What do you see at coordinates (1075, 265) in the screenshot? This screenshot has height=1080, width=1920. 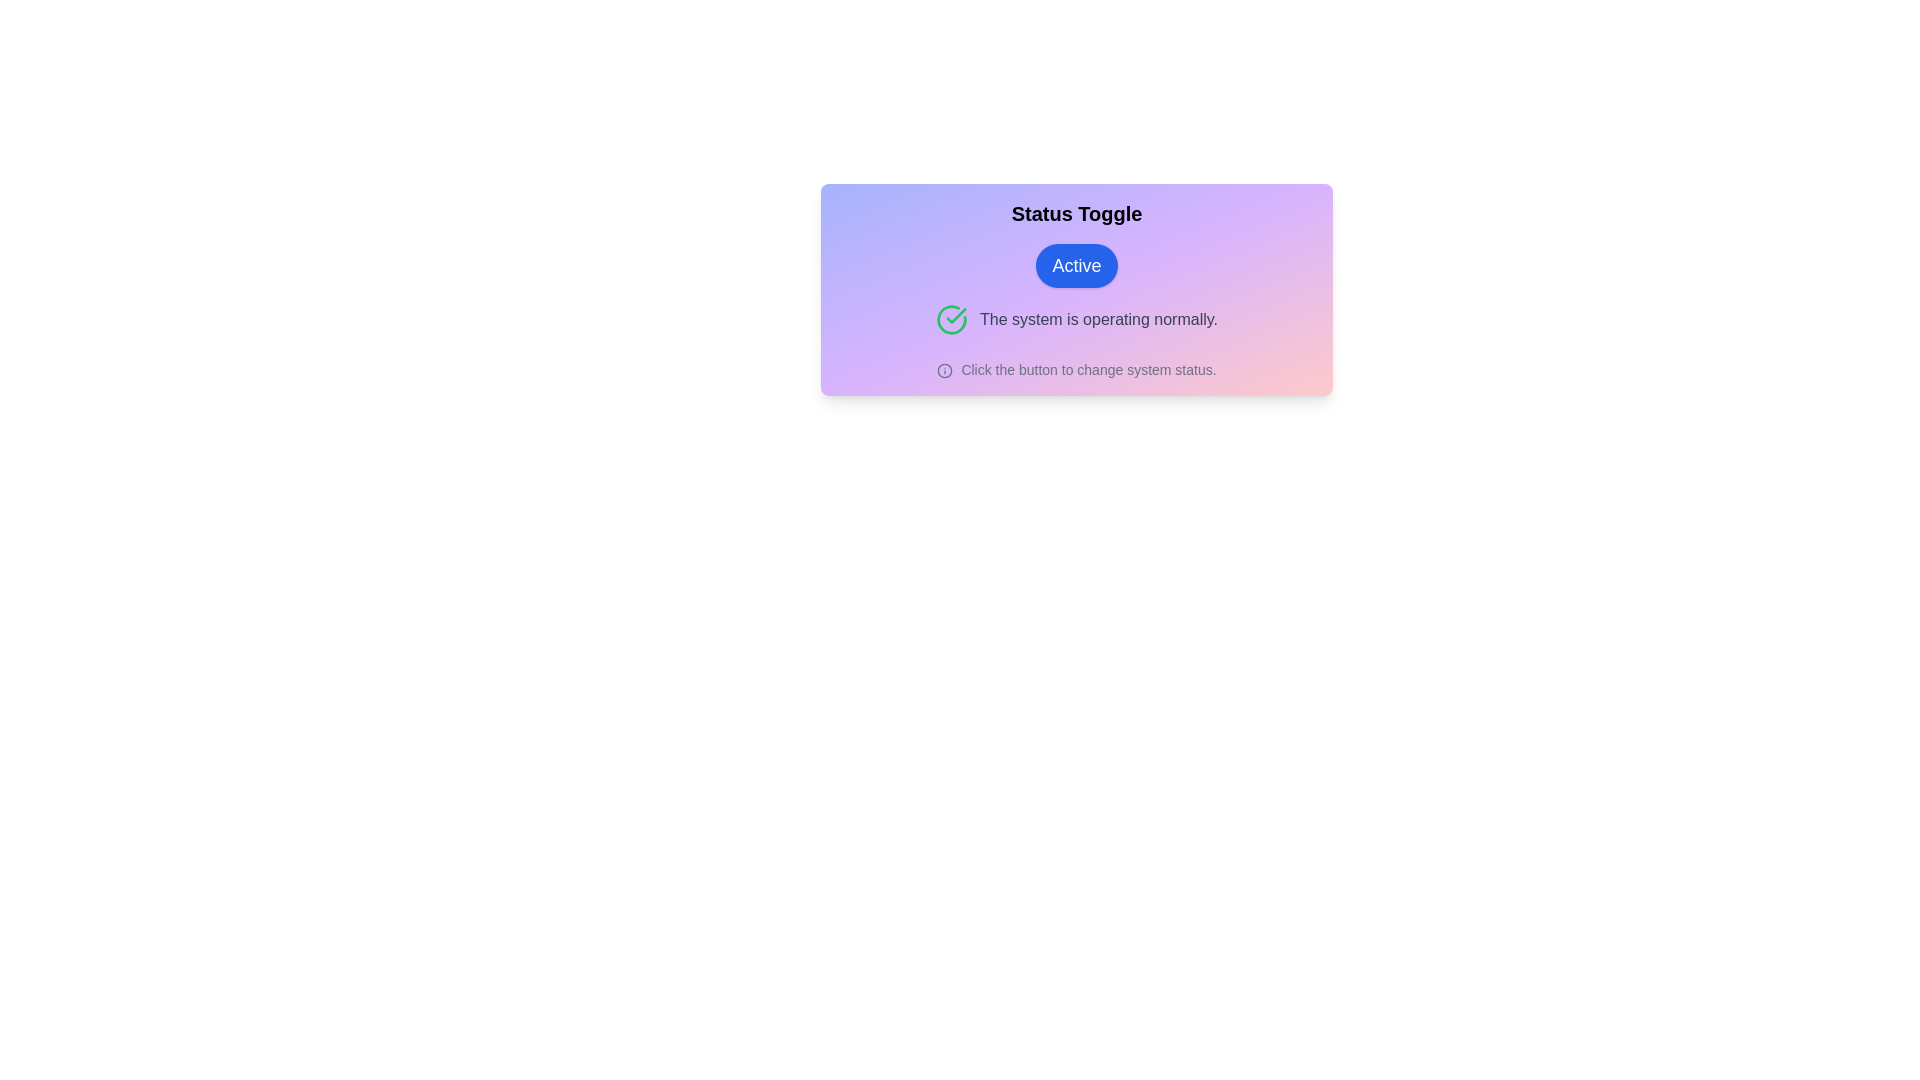 I see `the 'Active' button to toggle the system status` at bounding box center [1075, 265].